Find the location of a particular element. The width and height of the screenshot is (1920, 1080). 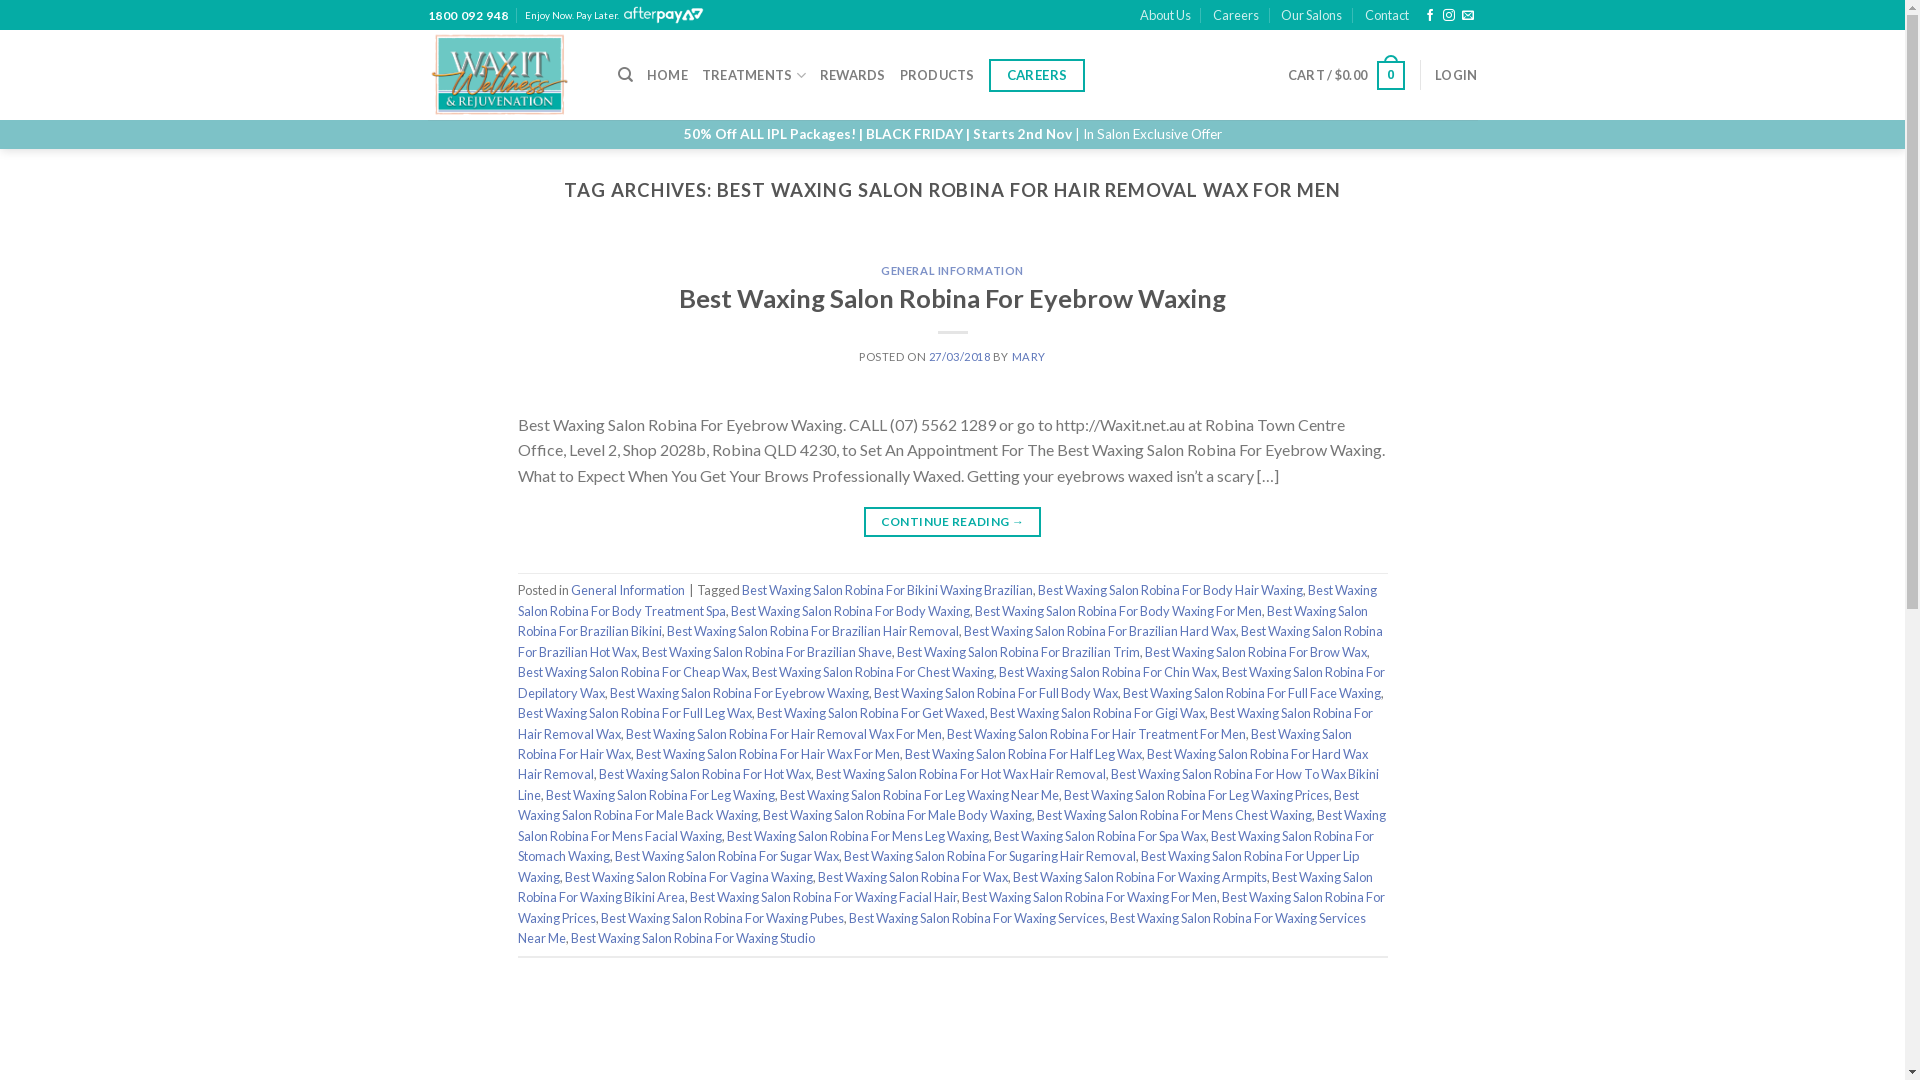

'Best Waxing Salon Robina For Leg Waxing Prices' is located at coordinates (1196, 793).